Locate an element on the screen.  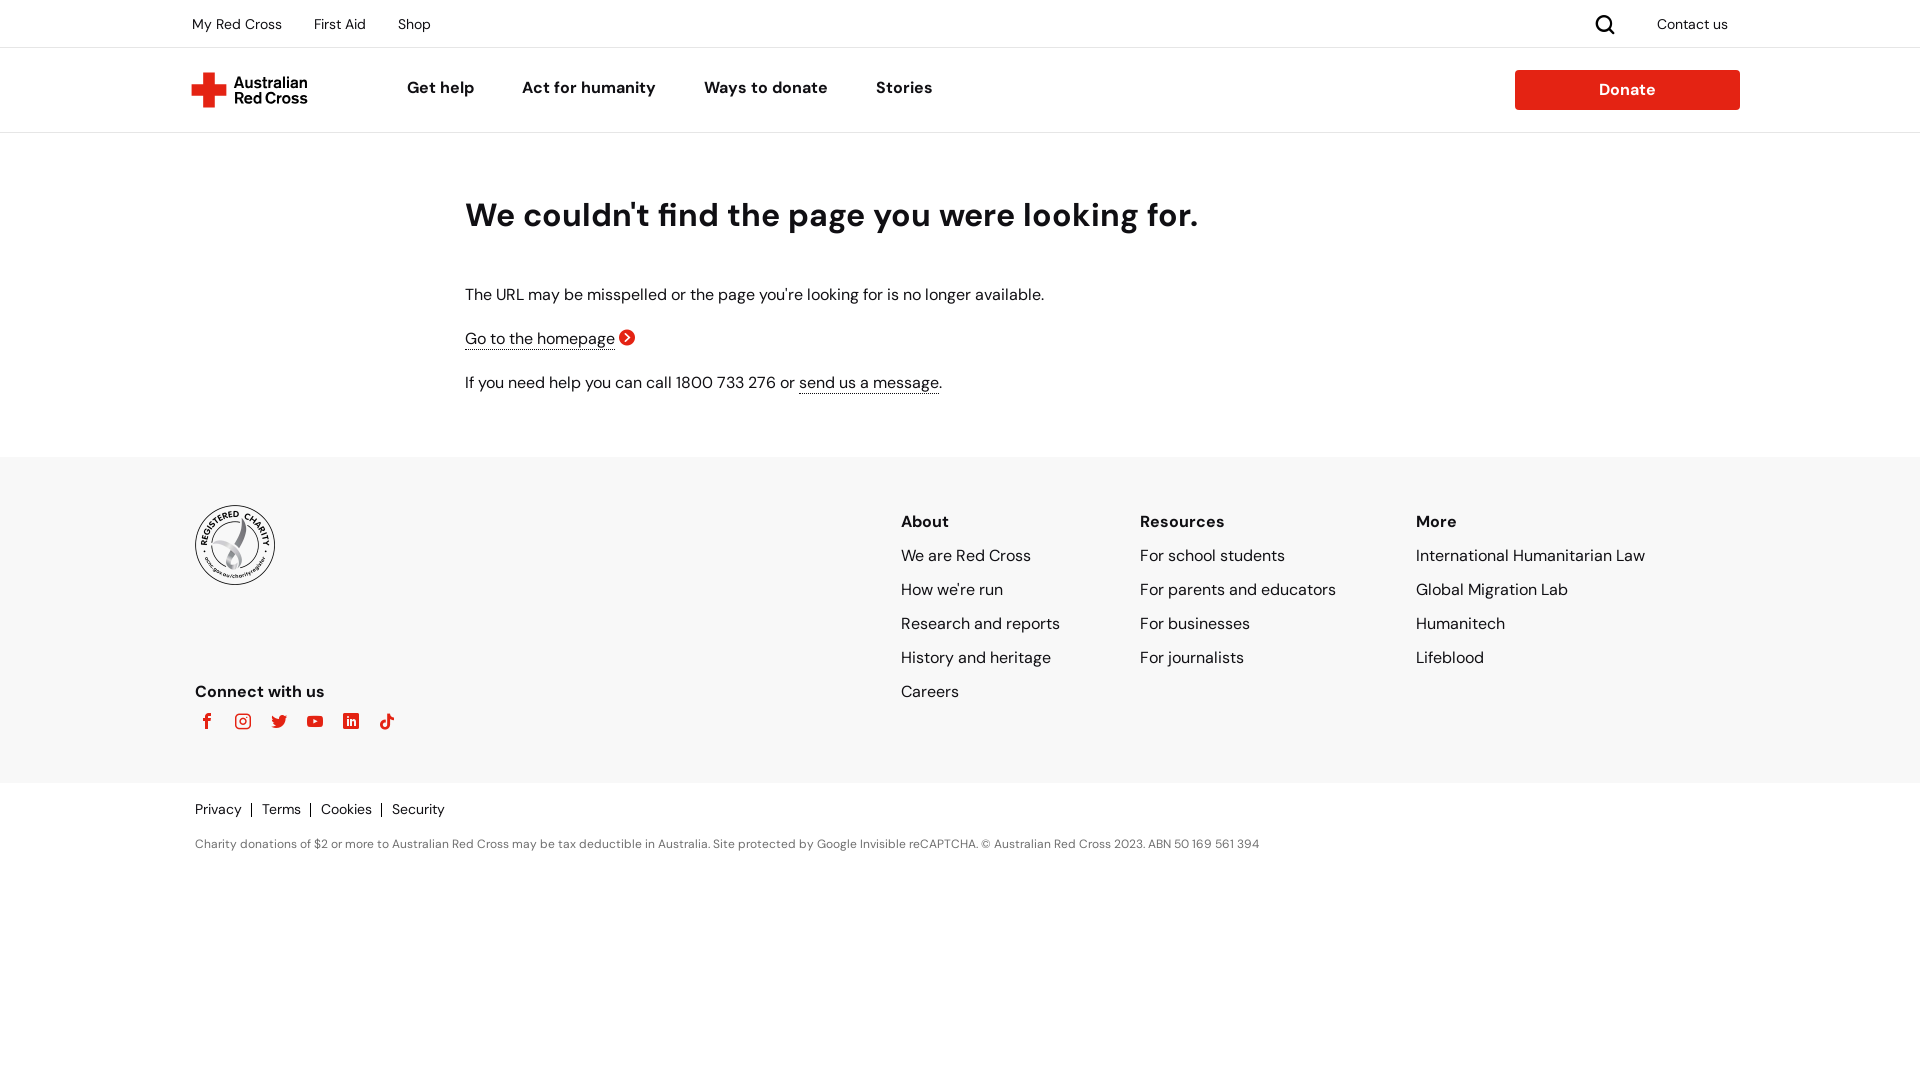
'Ways to donate' is located at coordinates (704, 88).